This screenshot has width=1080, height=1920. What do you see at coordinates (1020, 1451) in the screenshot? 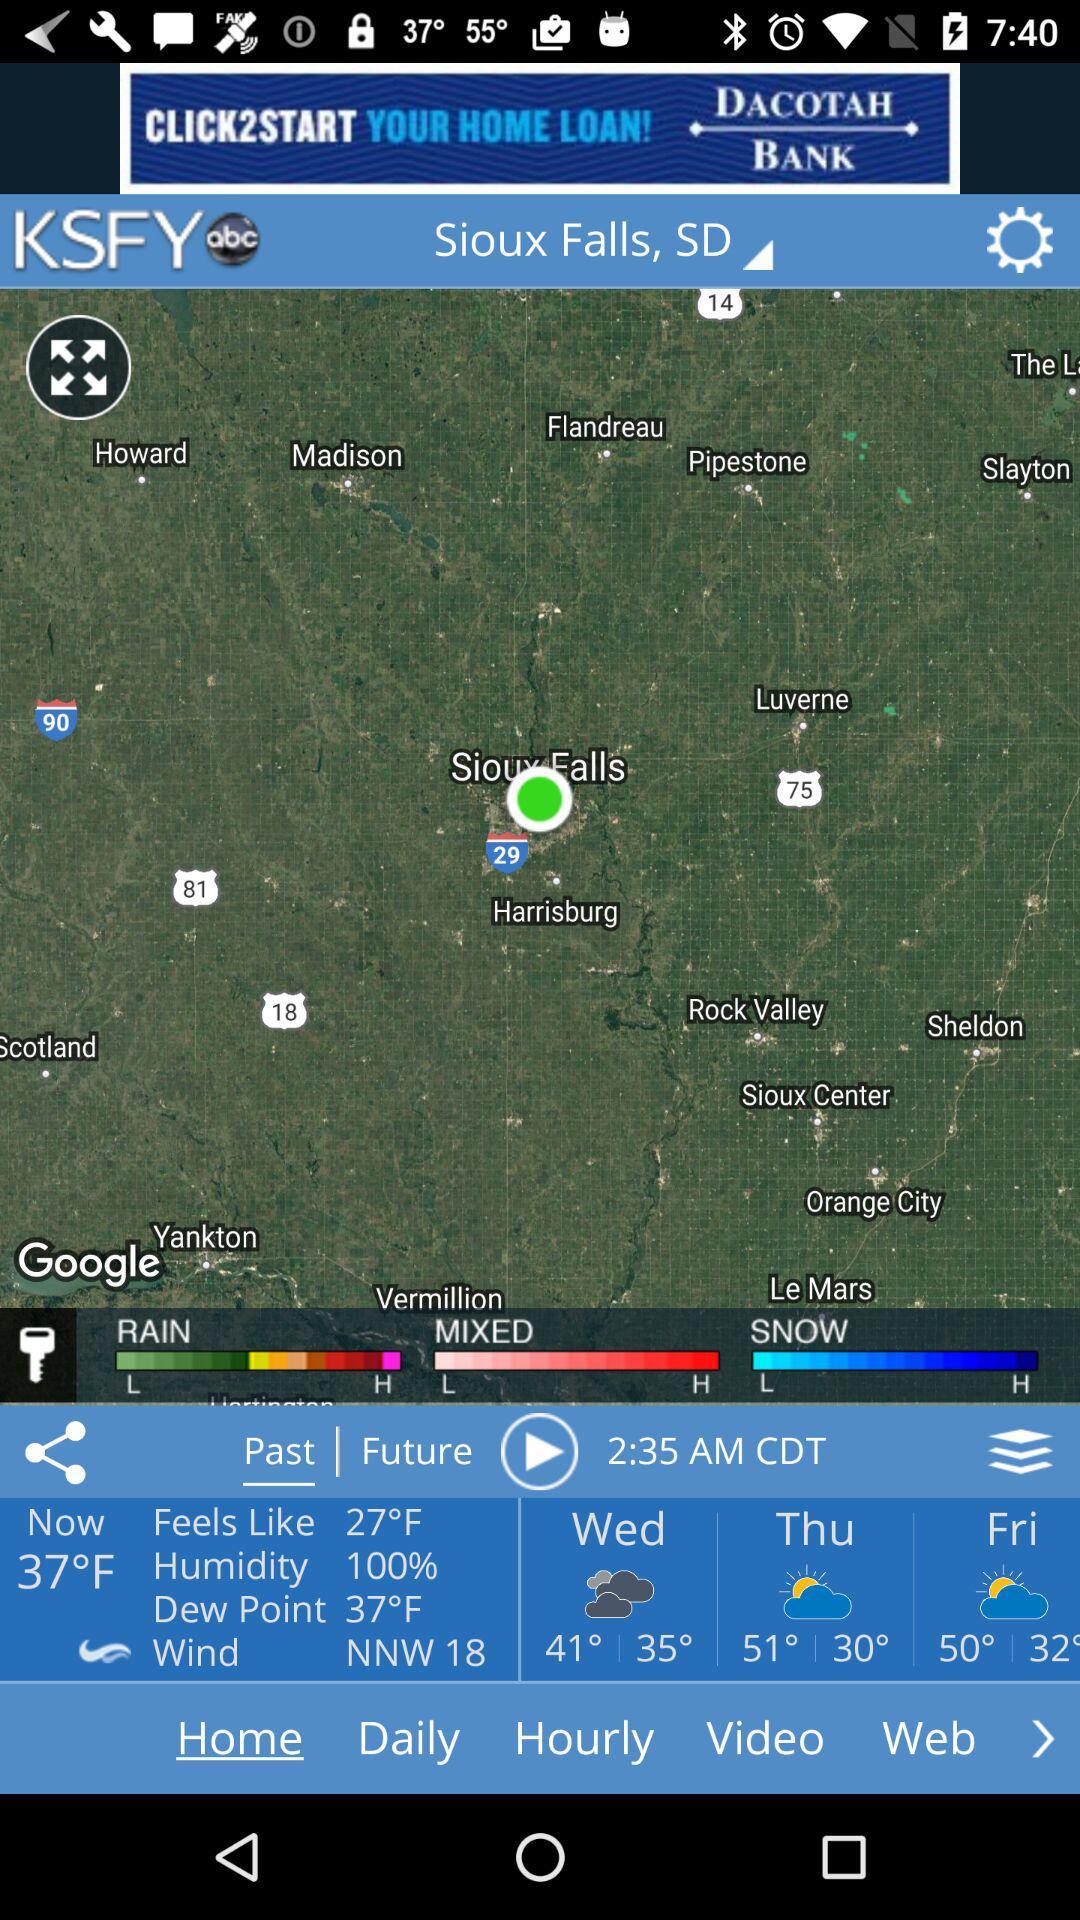
I see `the layers icon` at bounding box center [1020, 1451].